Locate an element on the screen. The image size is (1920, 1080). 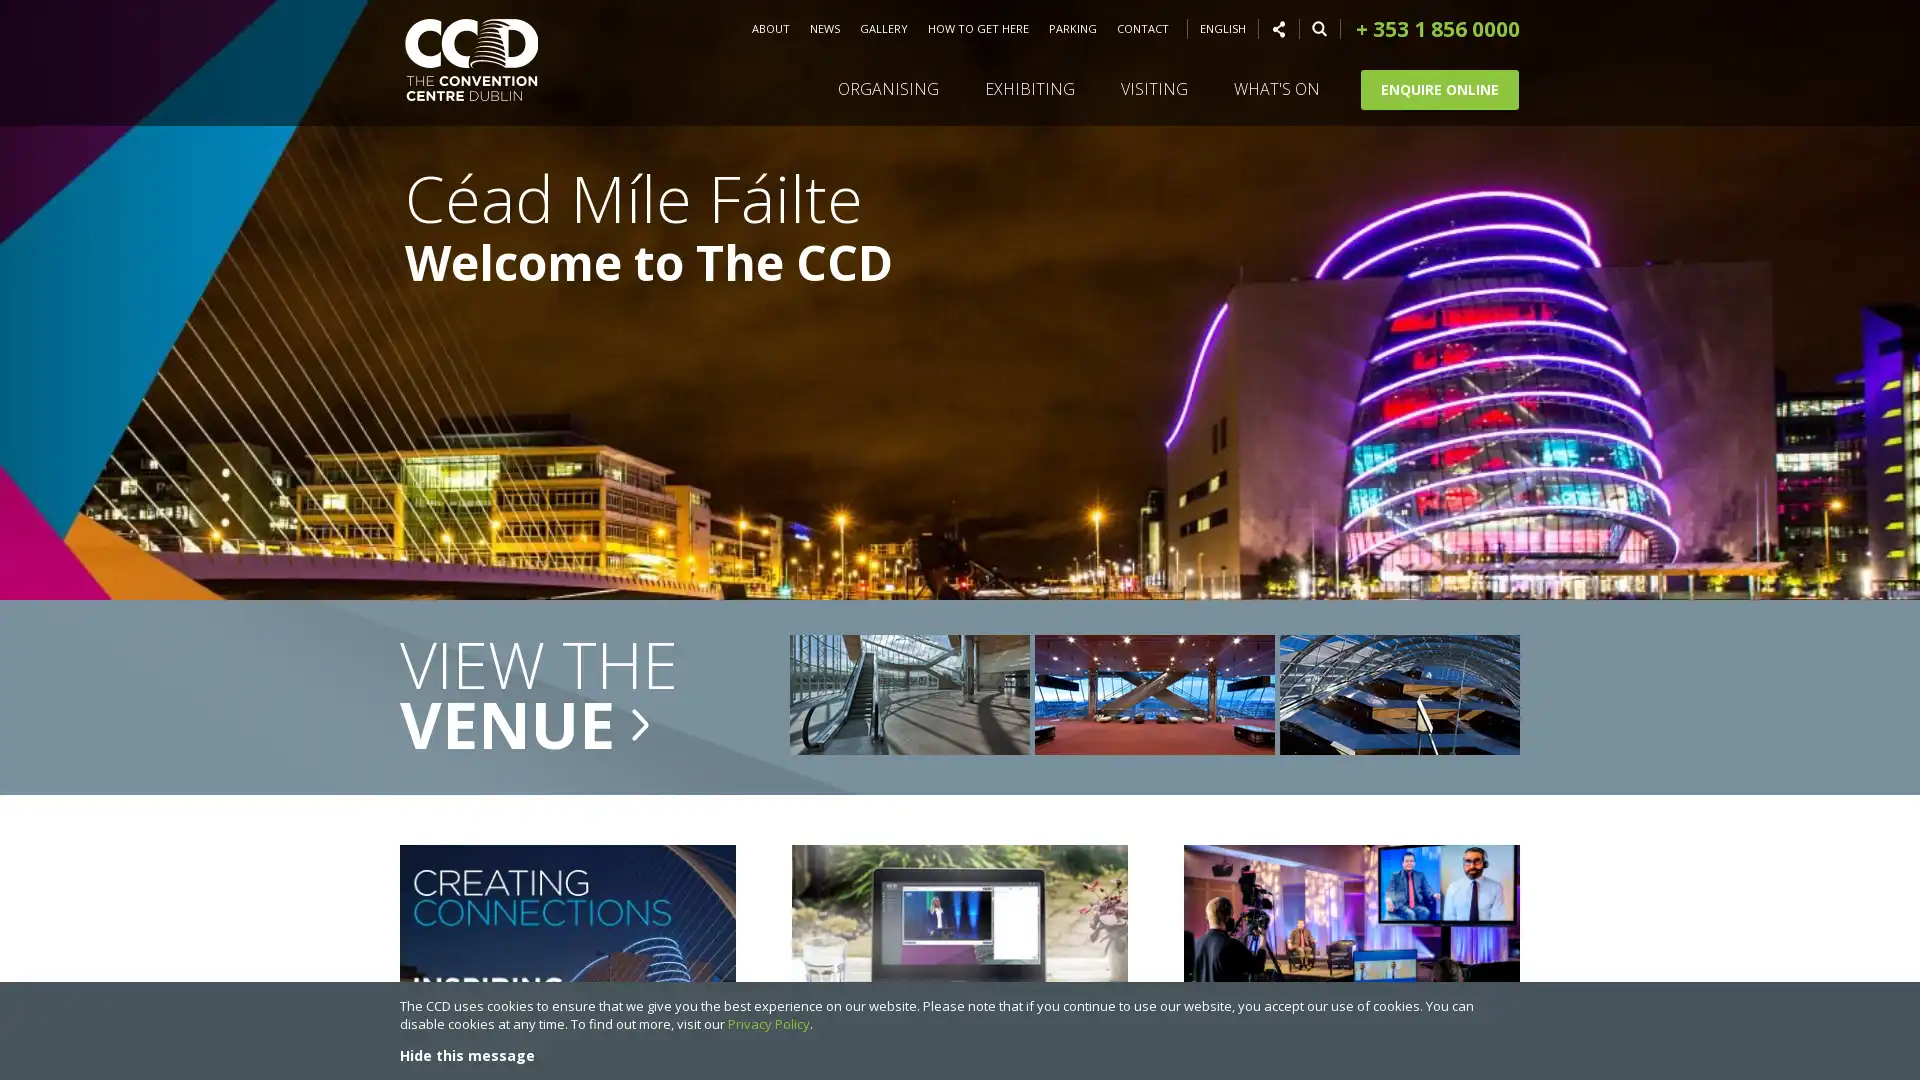
Hide this message is located at coordinates (466, 1054).